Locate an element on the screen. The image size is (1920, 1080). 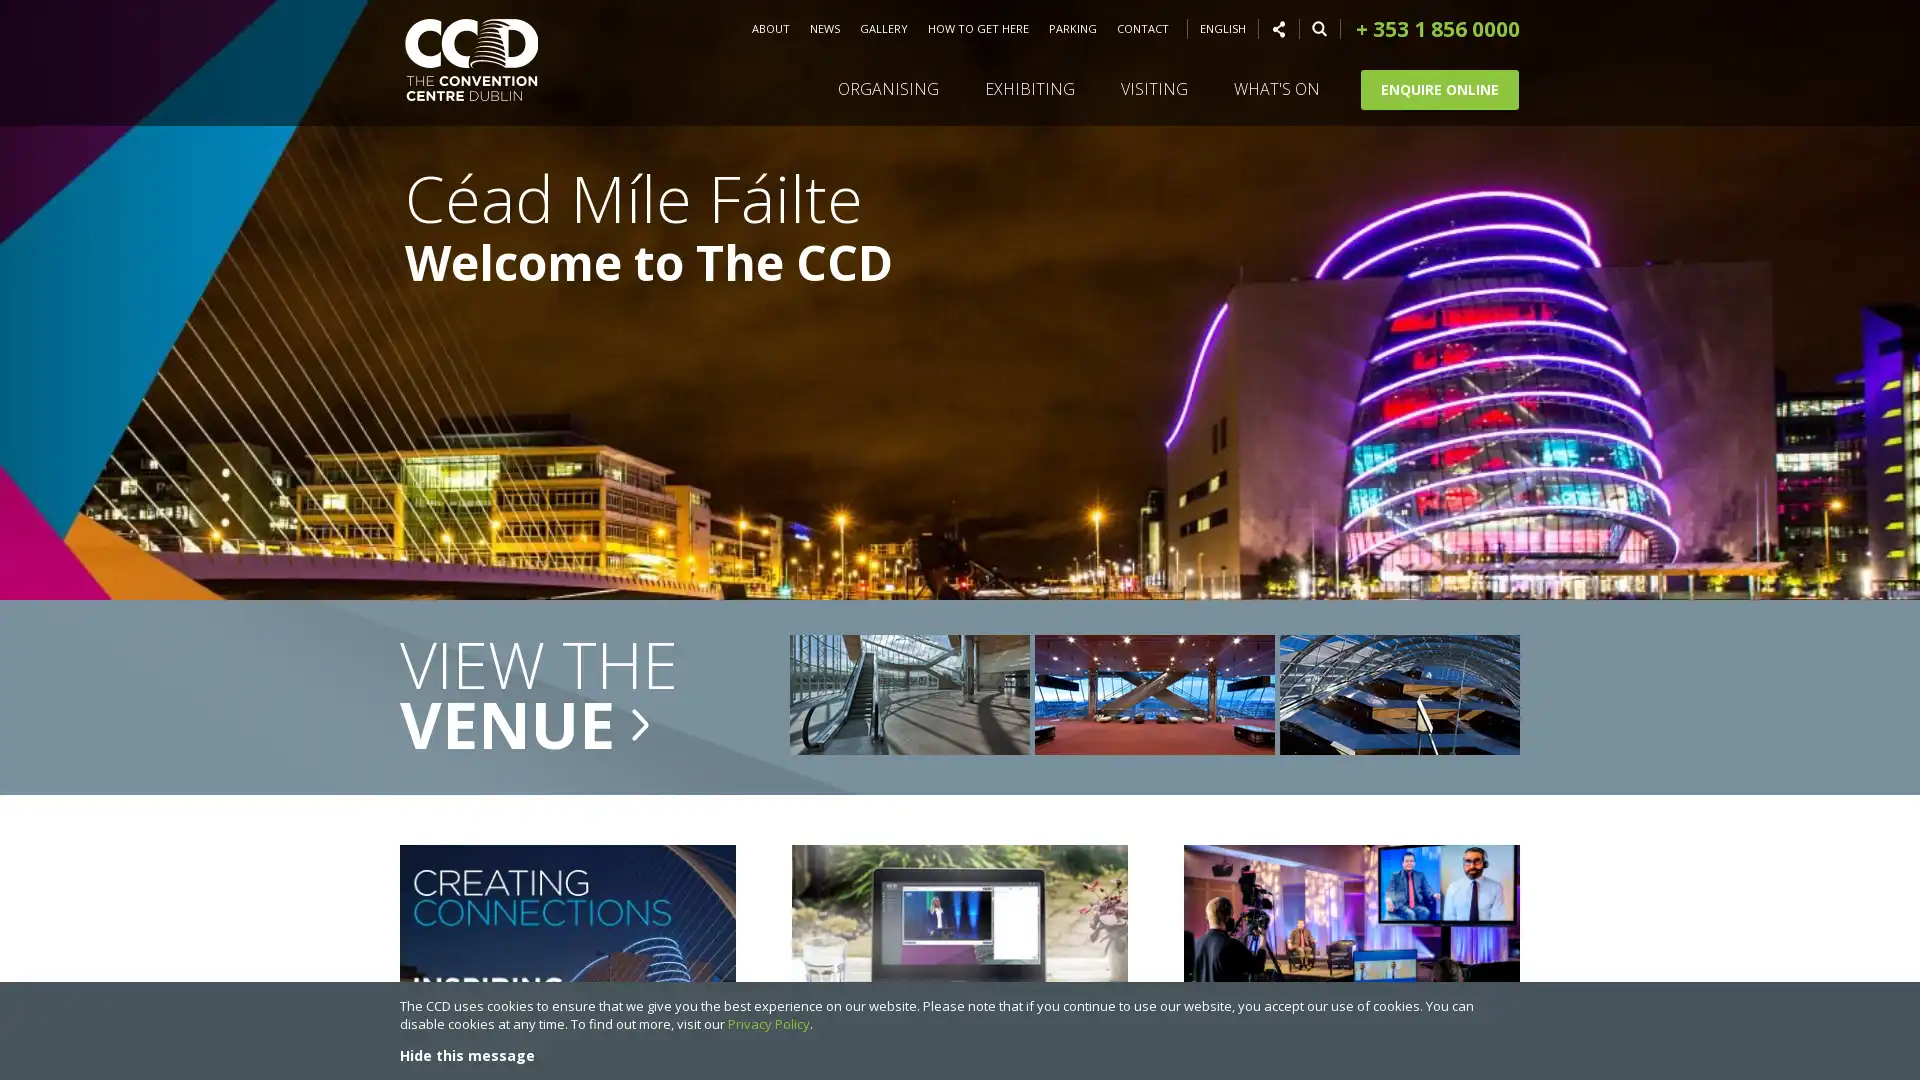
Hide this message is located at coordinates (466, 1054).